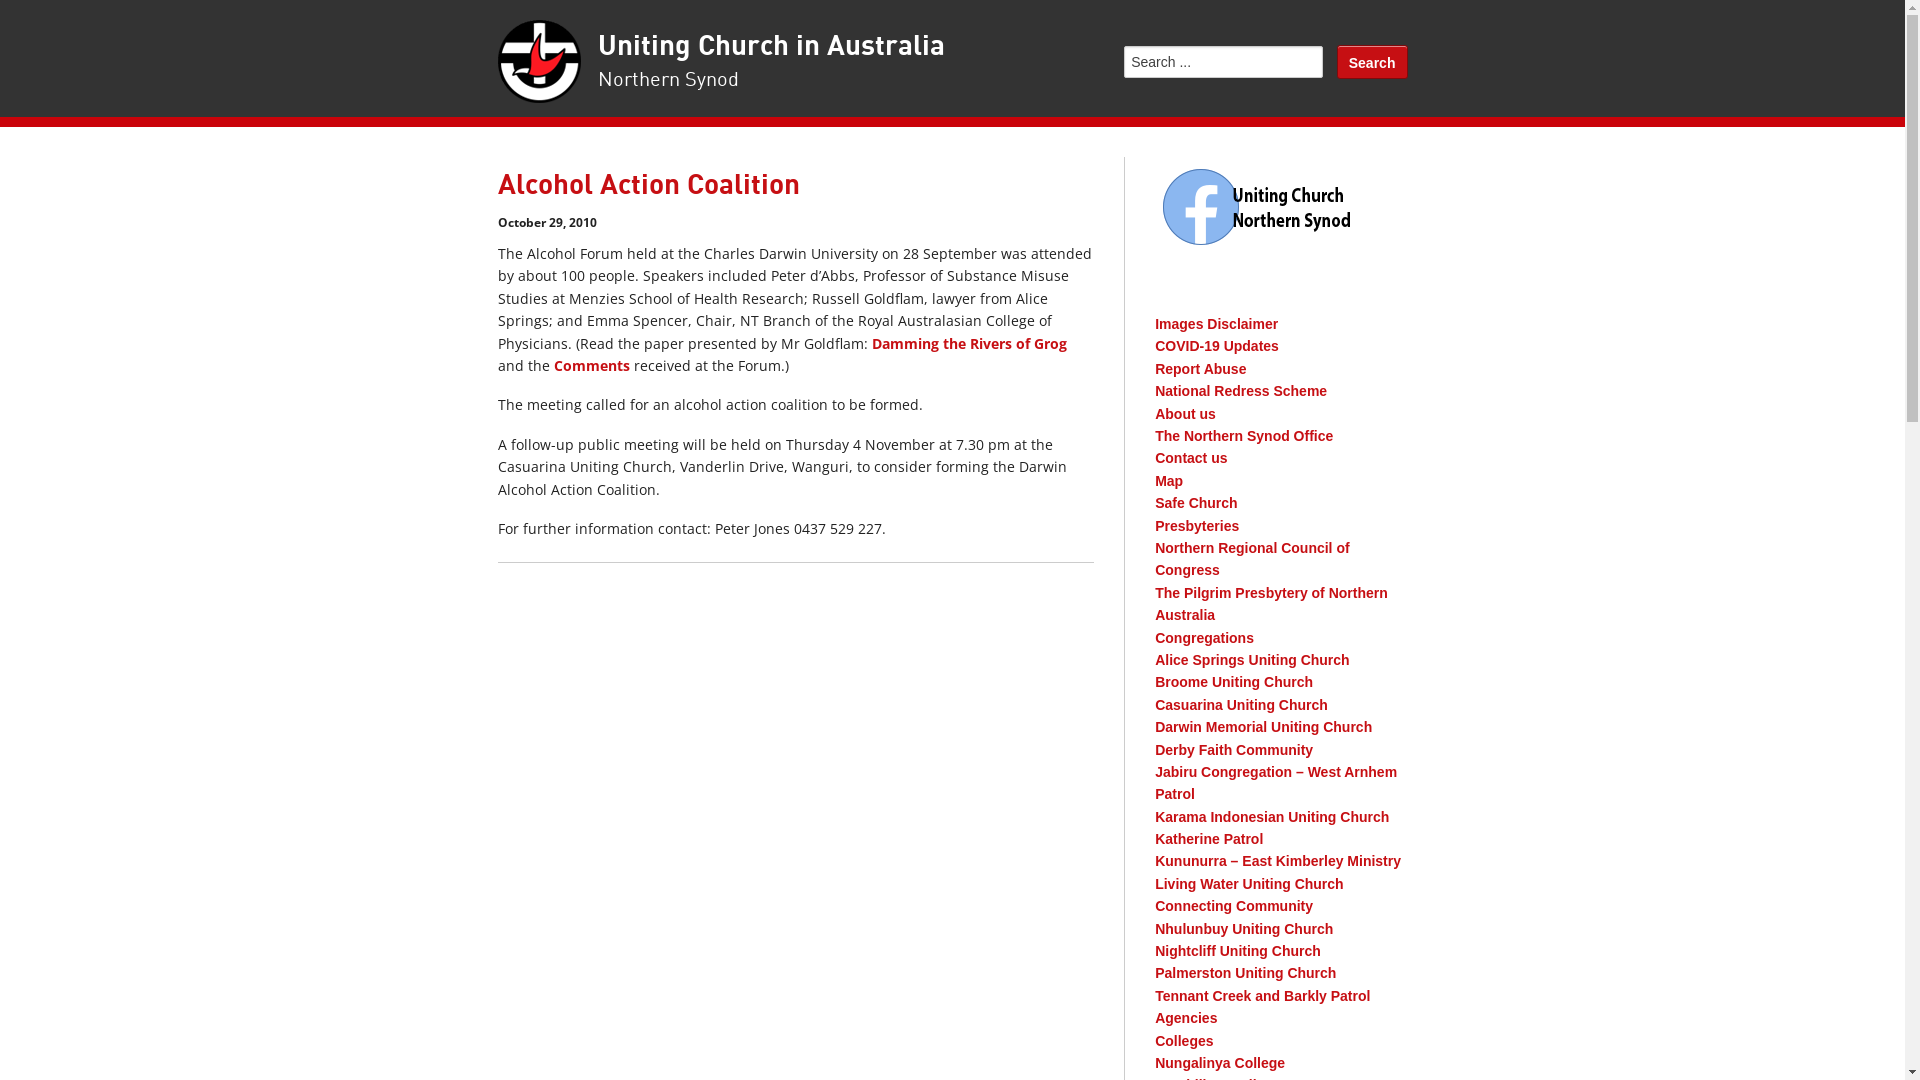 The image size is (1920, 1080). Describe the element at coordinates (1155, 637) in the screenshot. I see `'Congregations'` at that location.